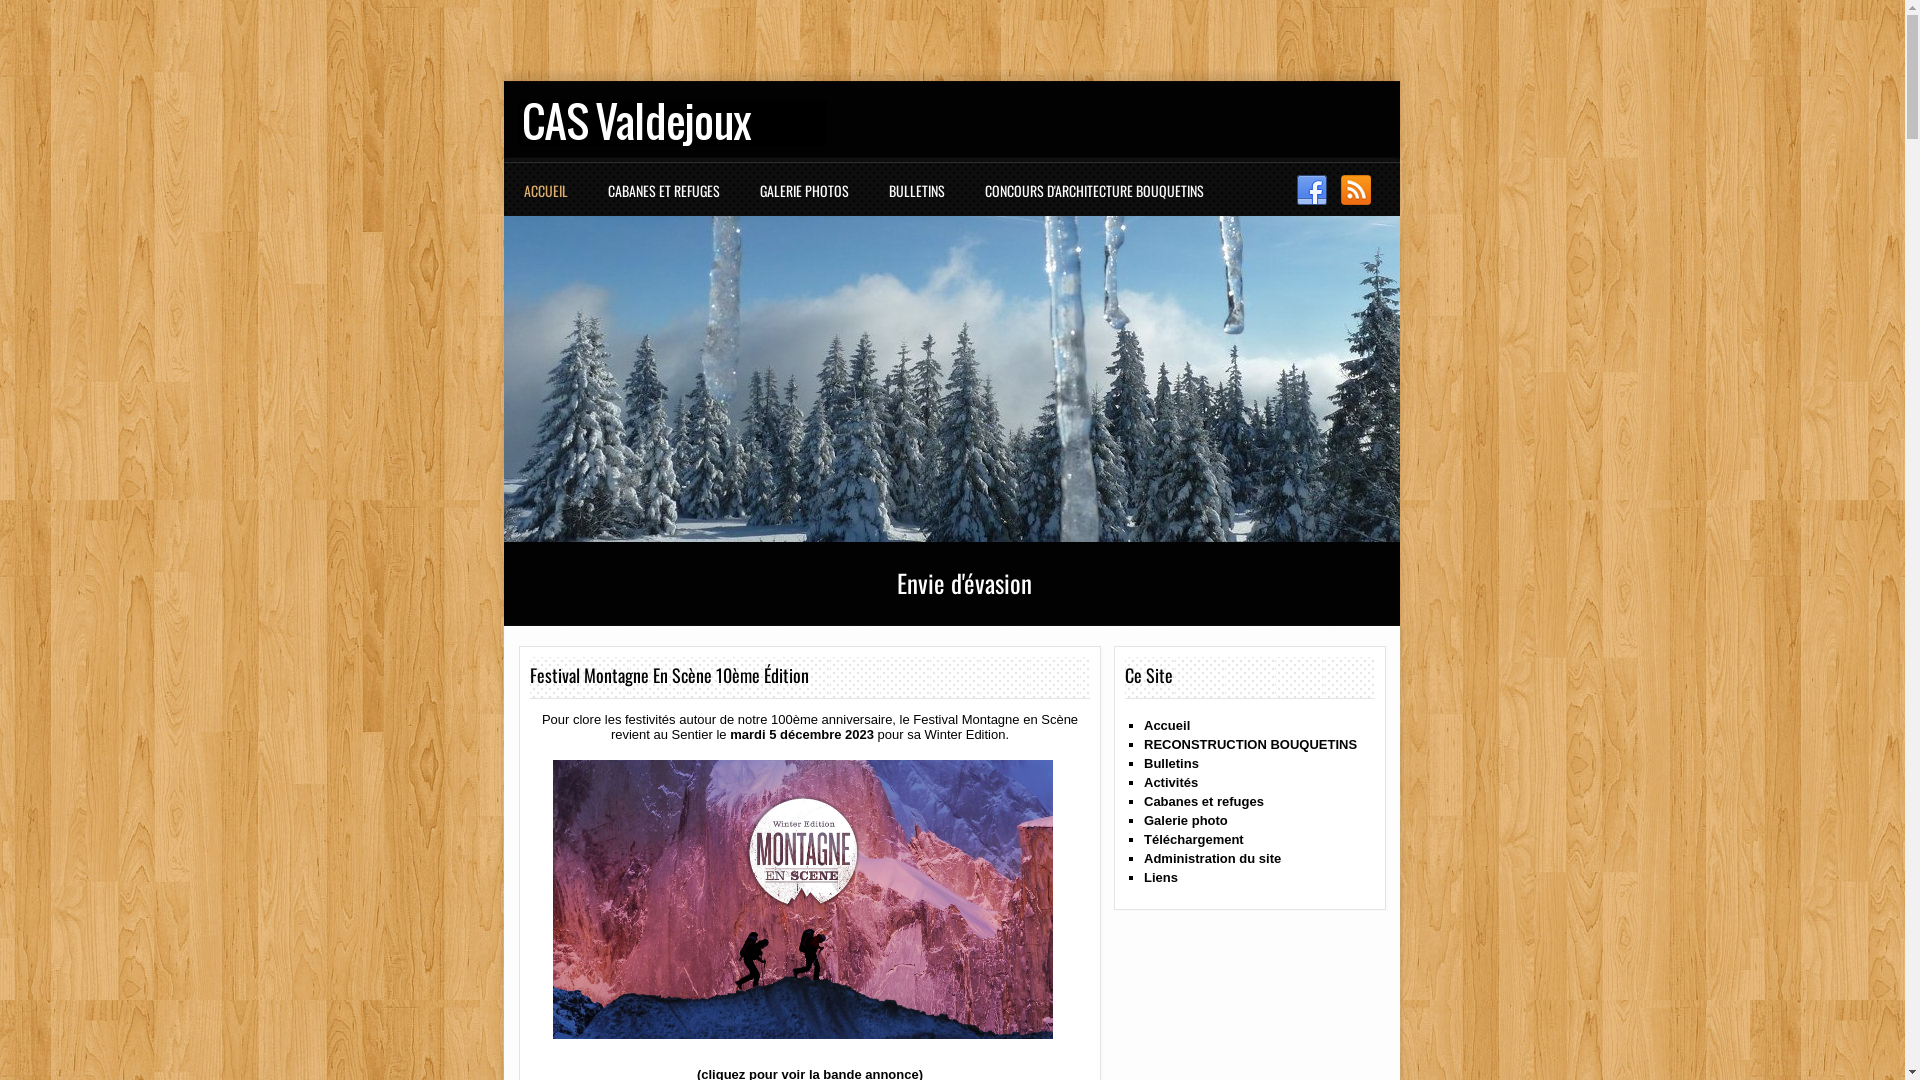  I want to click on 'Administration du site', so click(1143, 857).